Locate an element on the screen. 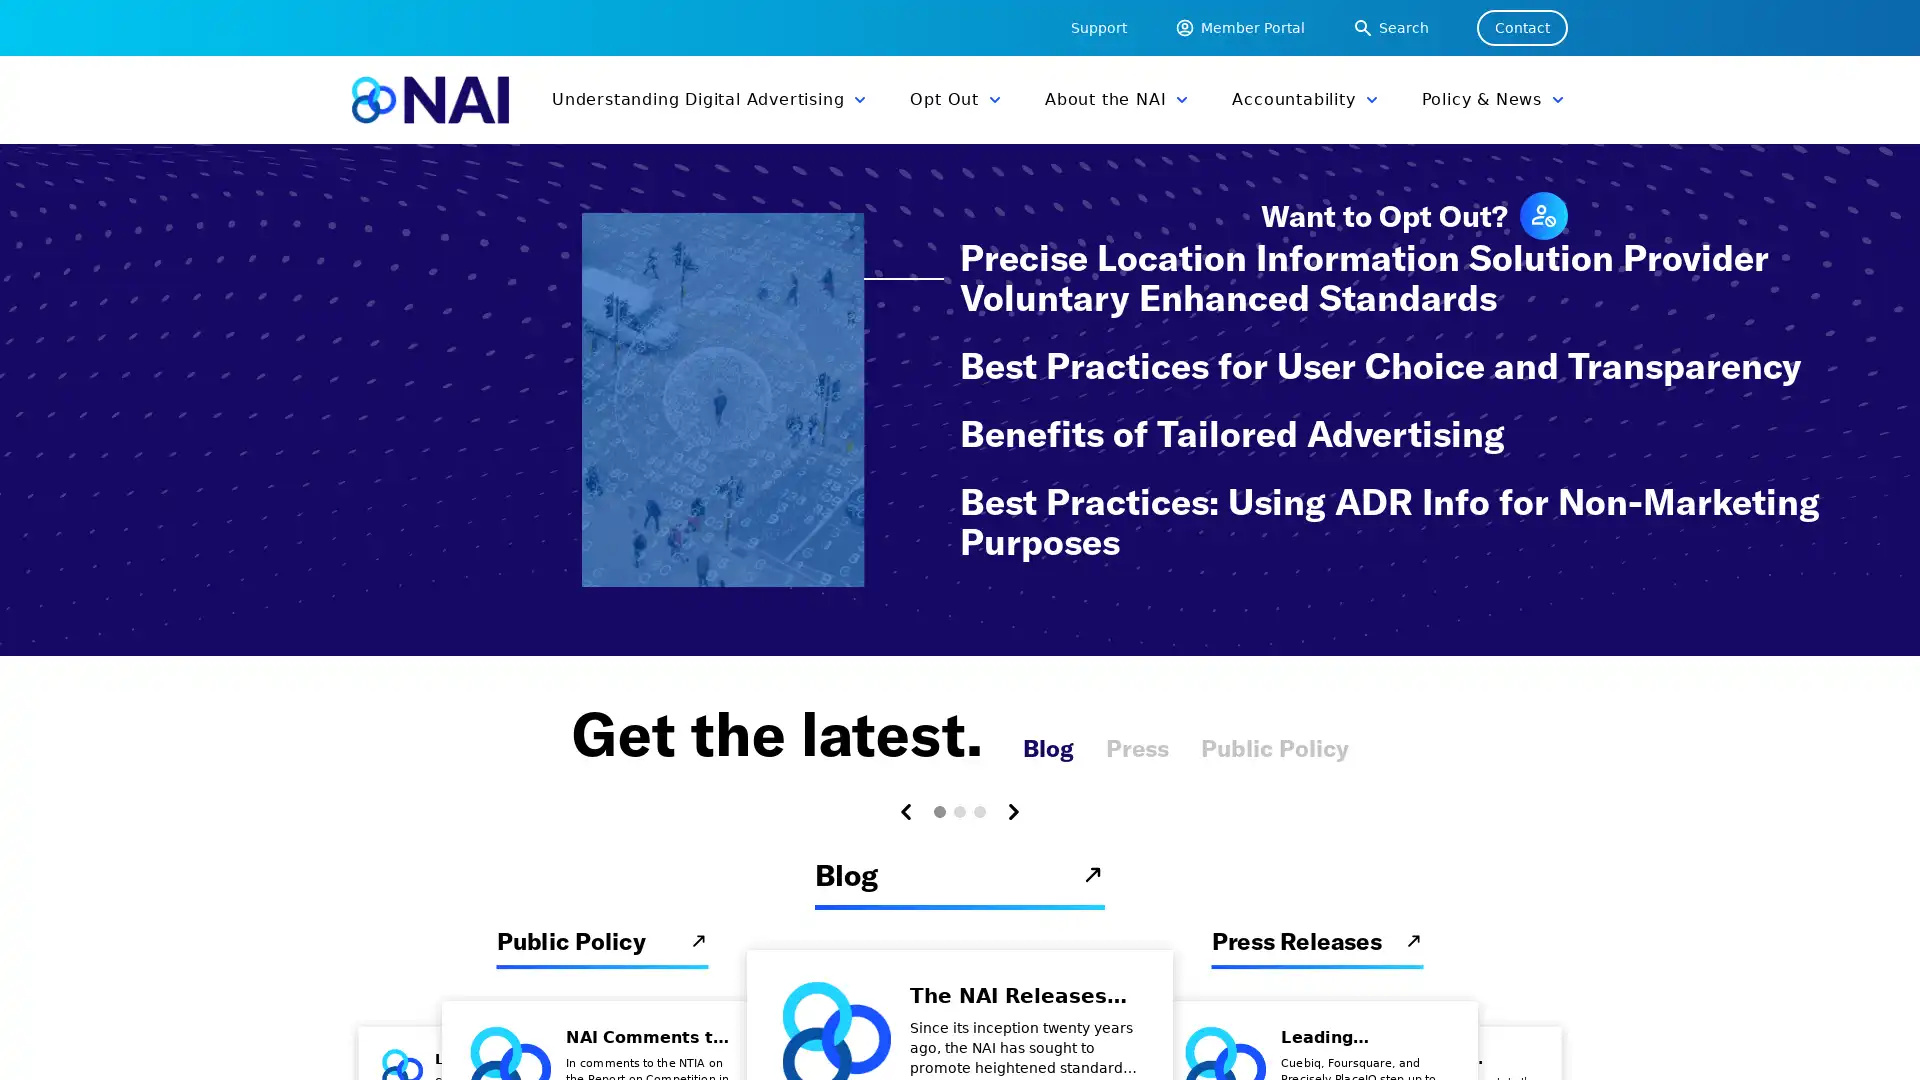  Carousel Page 2 is located at coordinates (960, 812).